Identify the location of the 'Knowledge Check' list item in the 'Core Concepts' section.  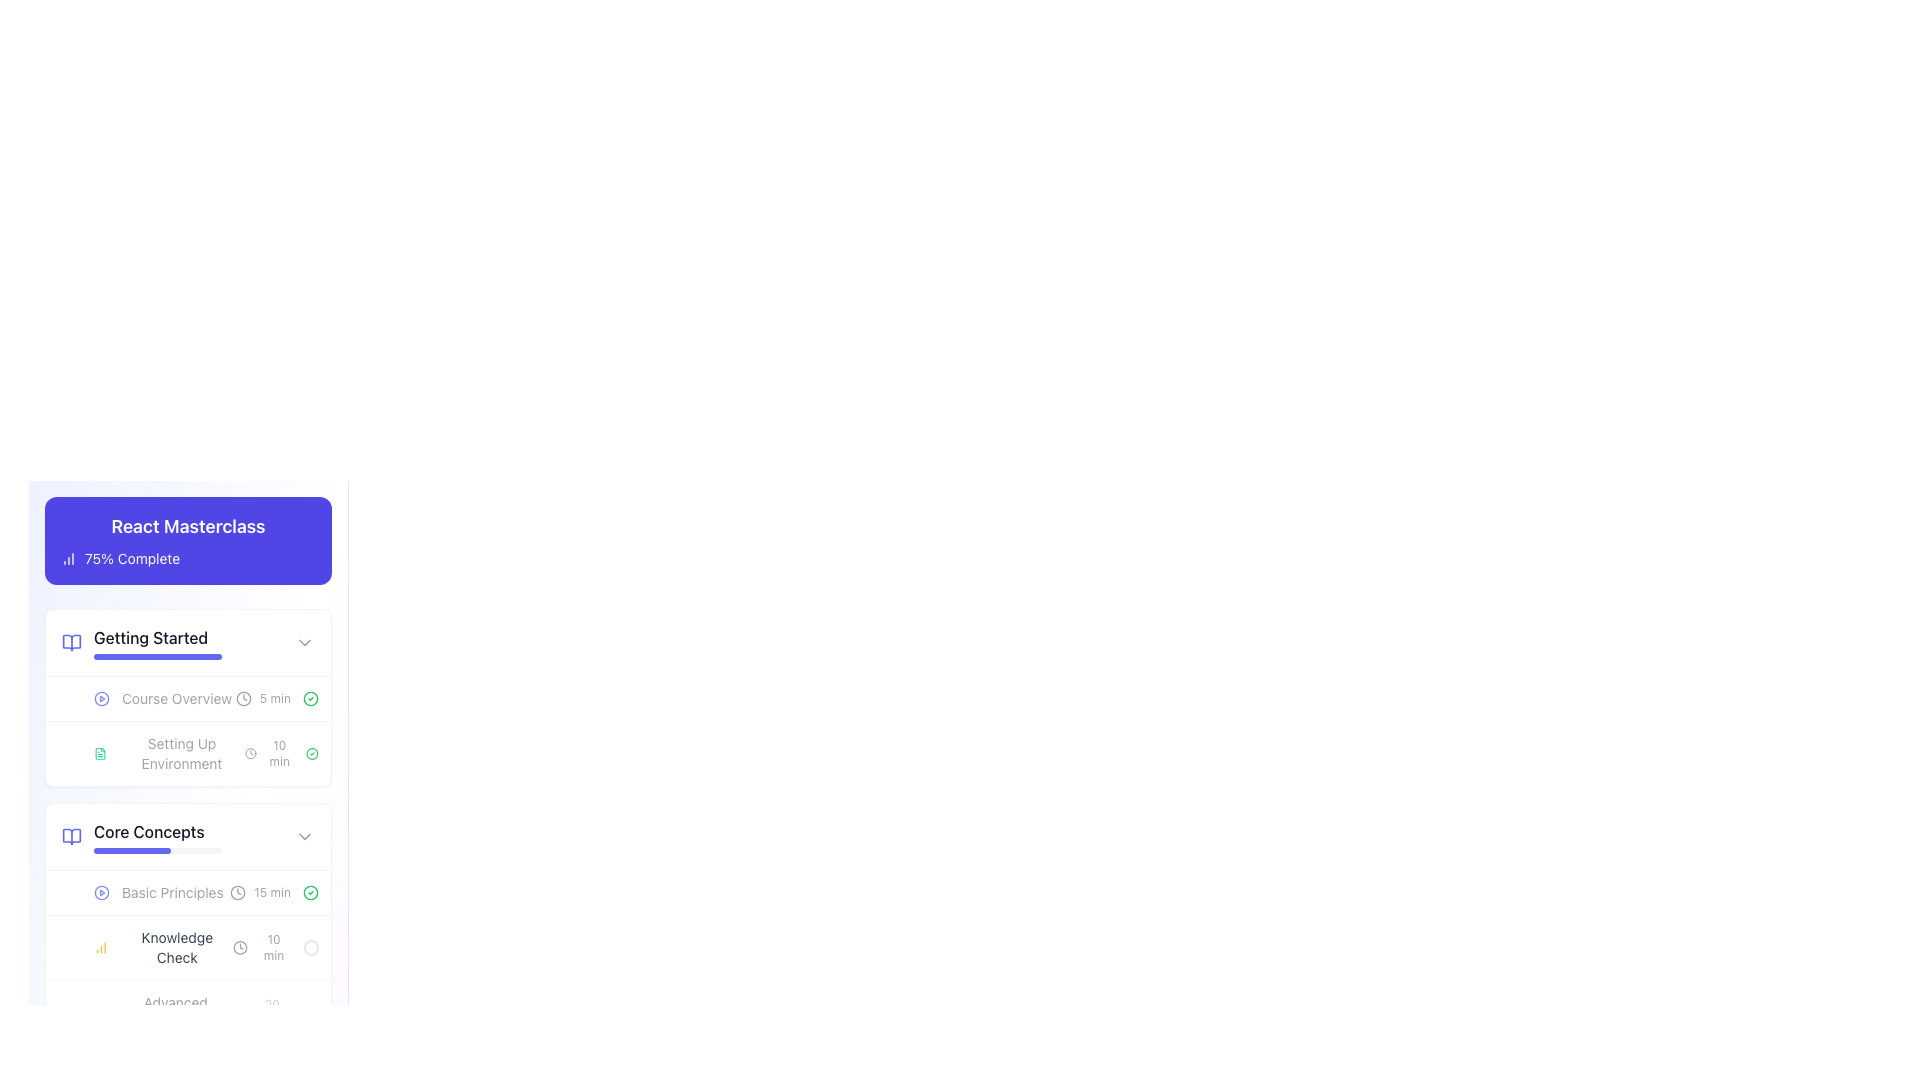
(188, 956).